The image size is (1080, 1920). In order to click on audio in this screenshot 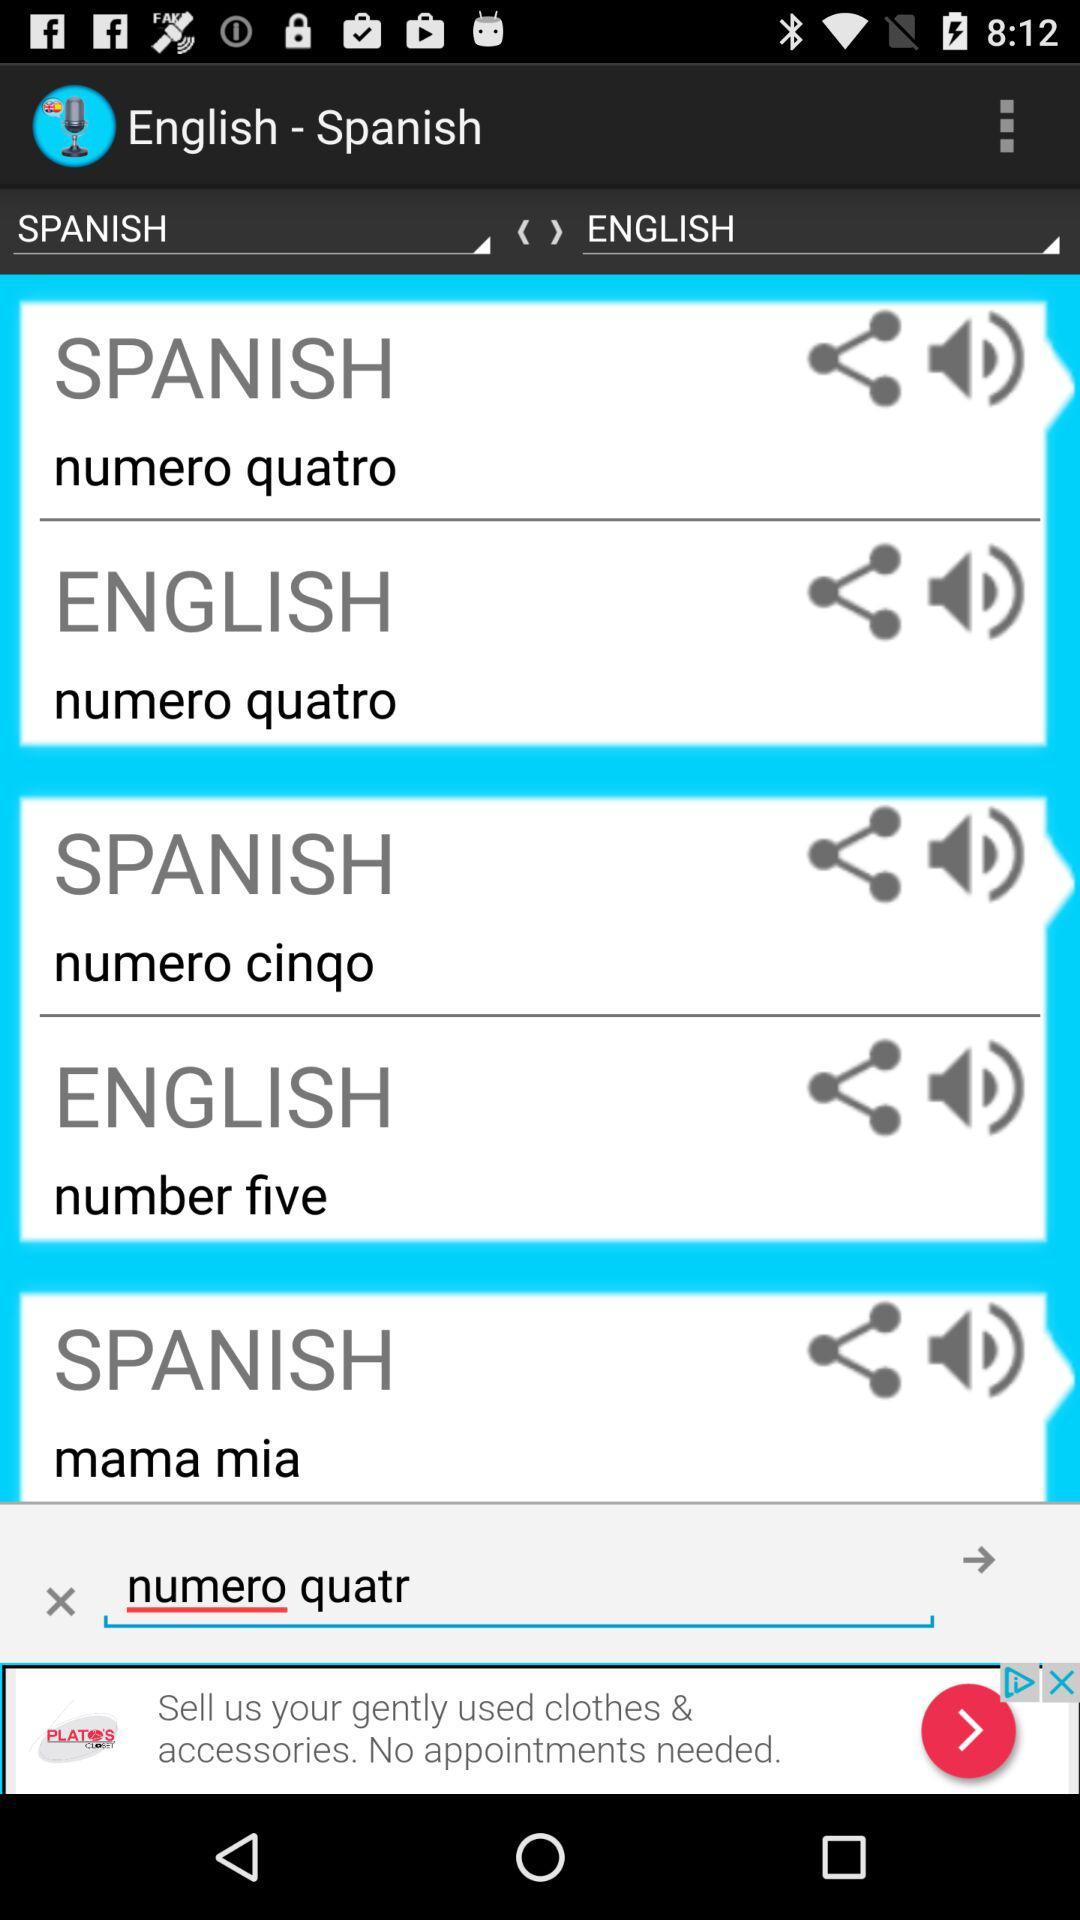, I will do `click(995, 591)`.